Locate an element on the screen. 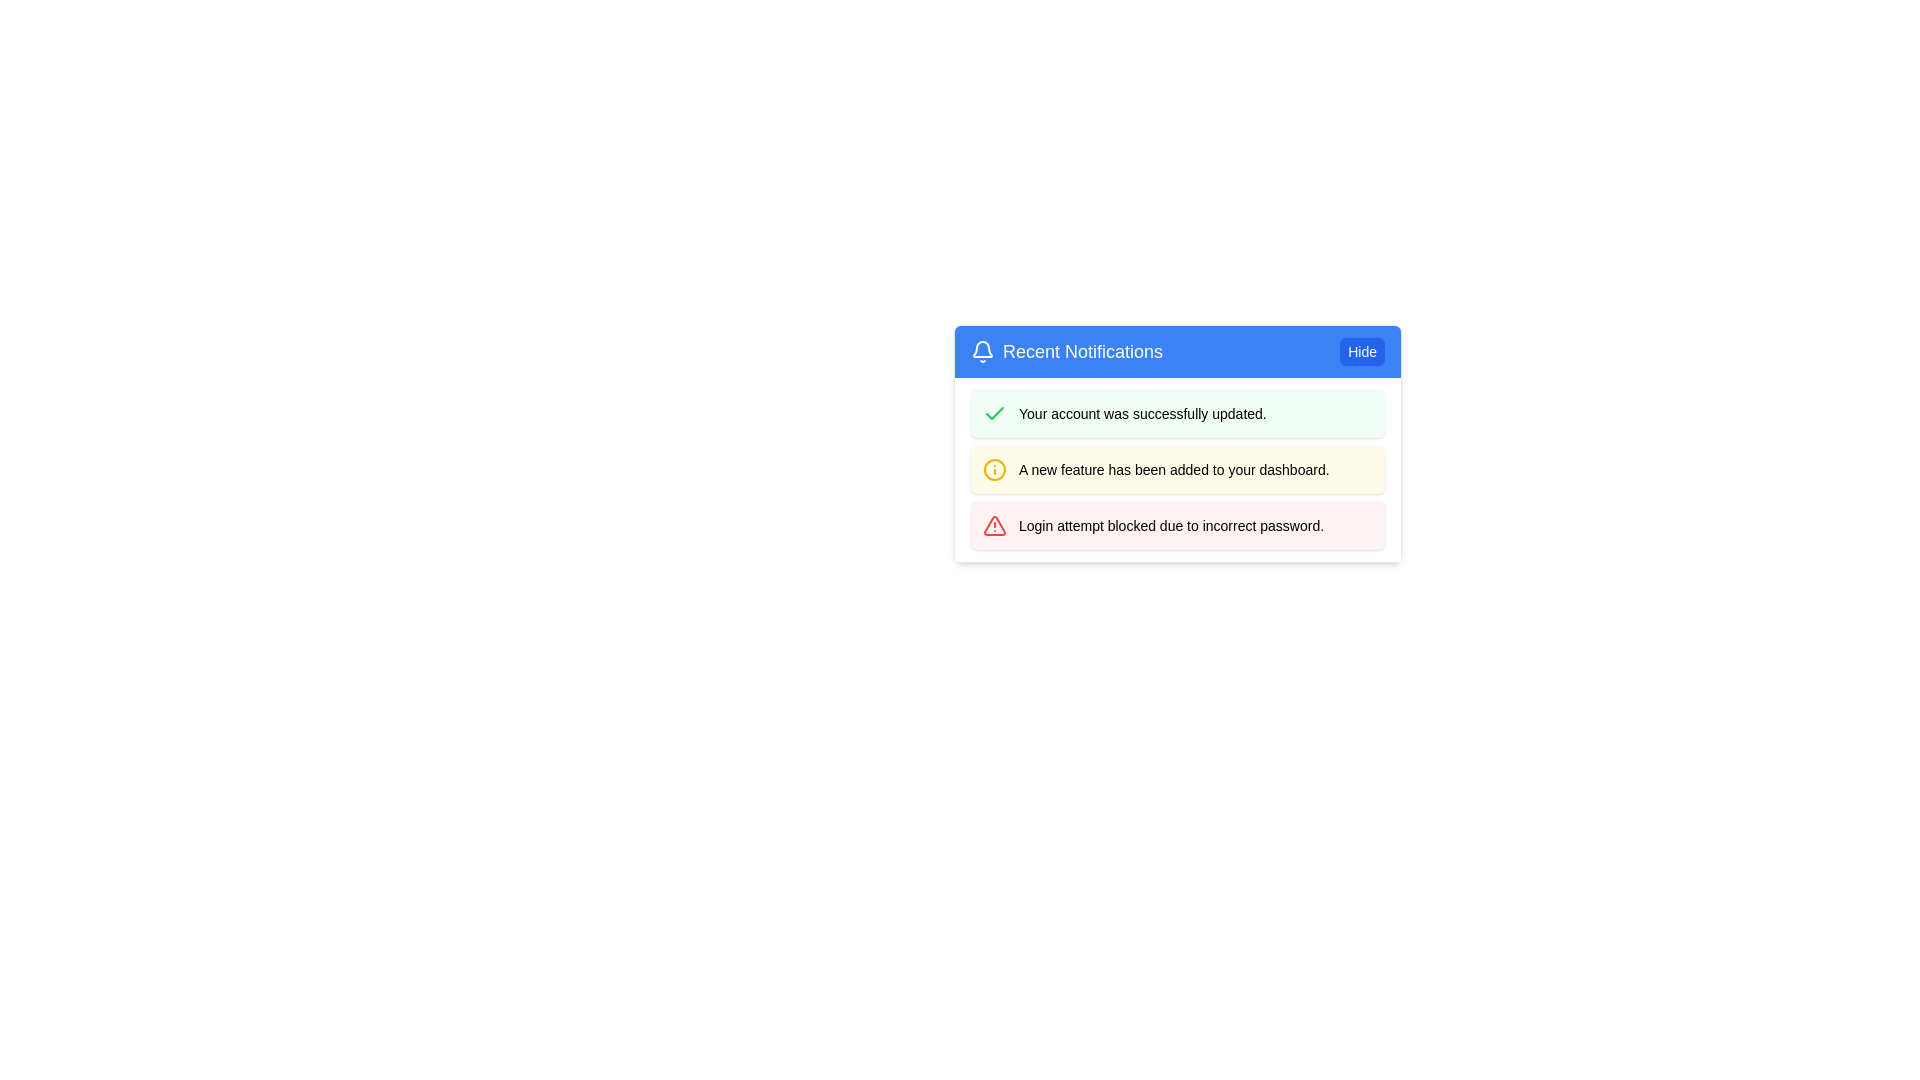  the checkmark icon that indicates a successful update message, located on the left side of the first notification item aligned with the text 'Your account was successfully updated.' is located at coordinates (994, 411).